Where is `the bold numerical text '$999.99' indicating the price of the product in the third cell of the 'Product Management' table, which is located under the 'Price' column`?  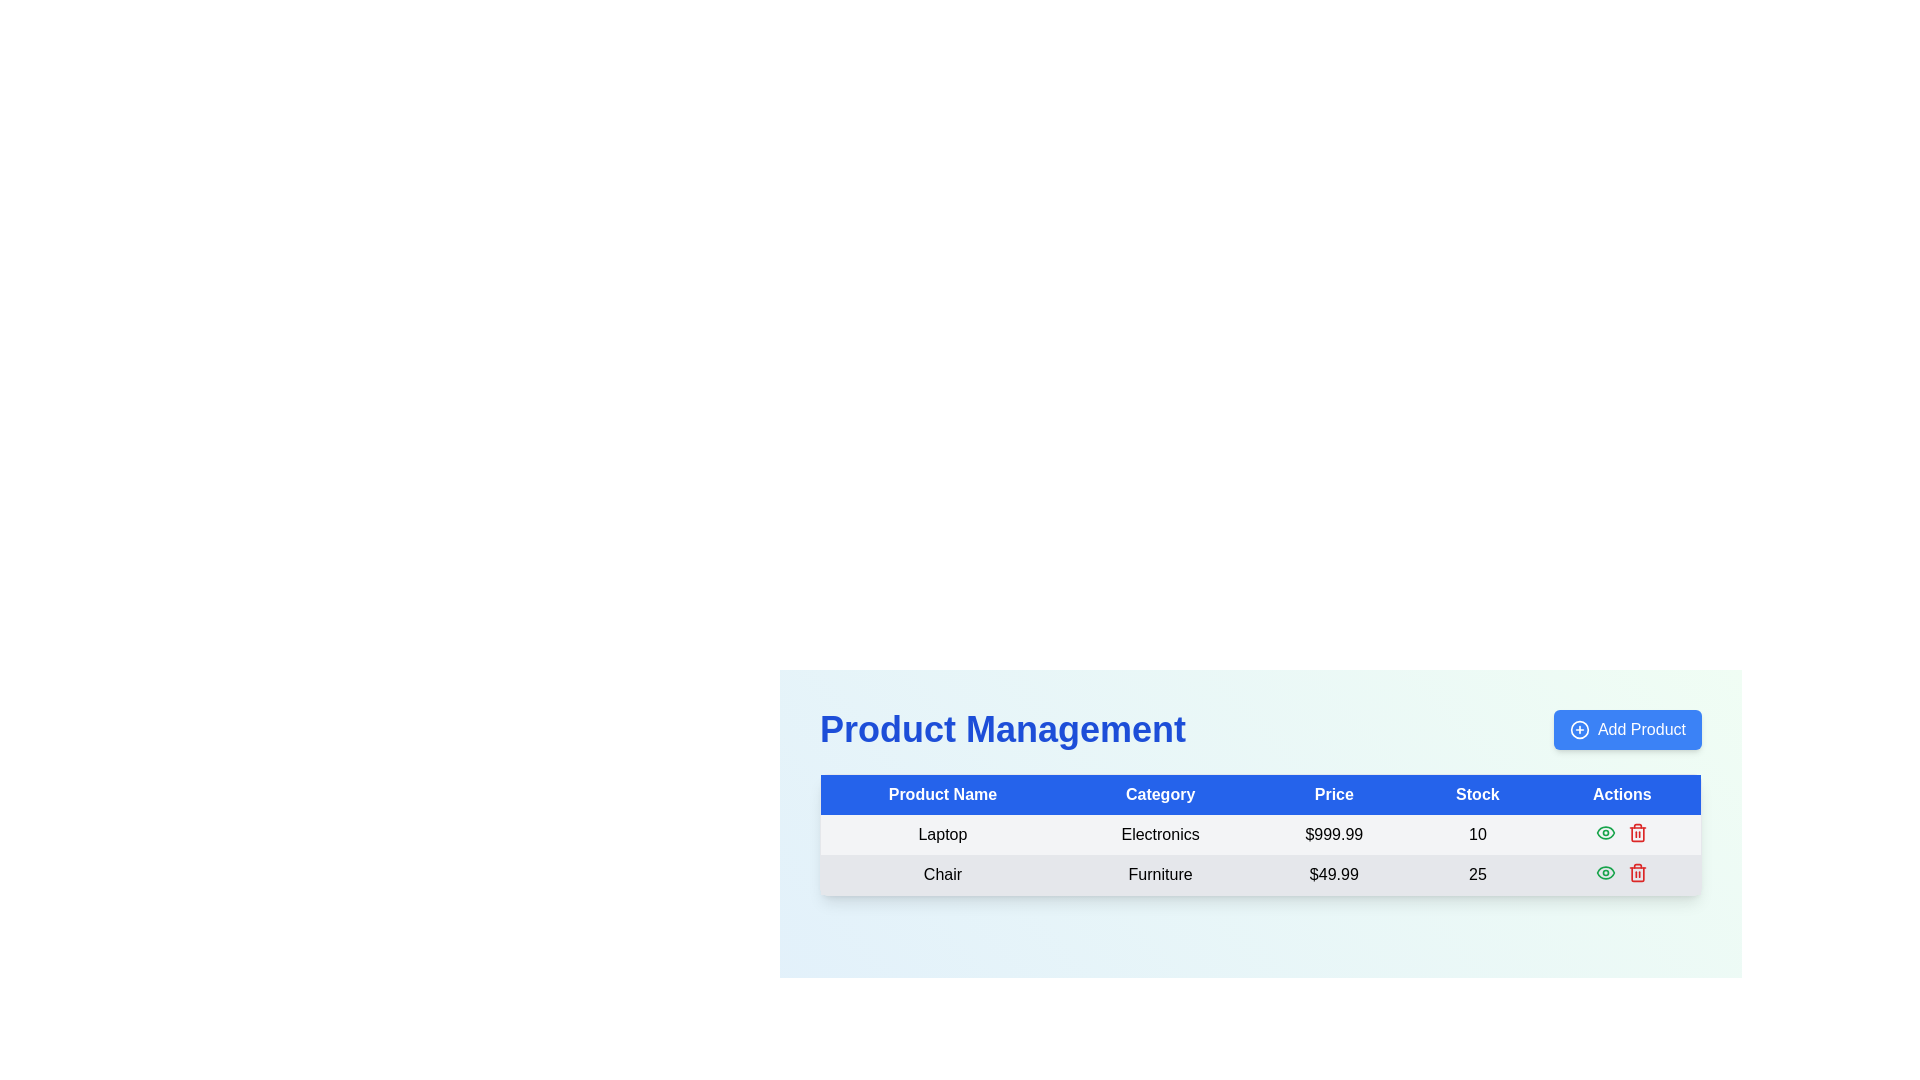
the bold numerical text '$999.99' indicating the price of the product in the third cell of the 'Product Management' table, which is located under the 'Price' column is located at coordinates (1334, 834).